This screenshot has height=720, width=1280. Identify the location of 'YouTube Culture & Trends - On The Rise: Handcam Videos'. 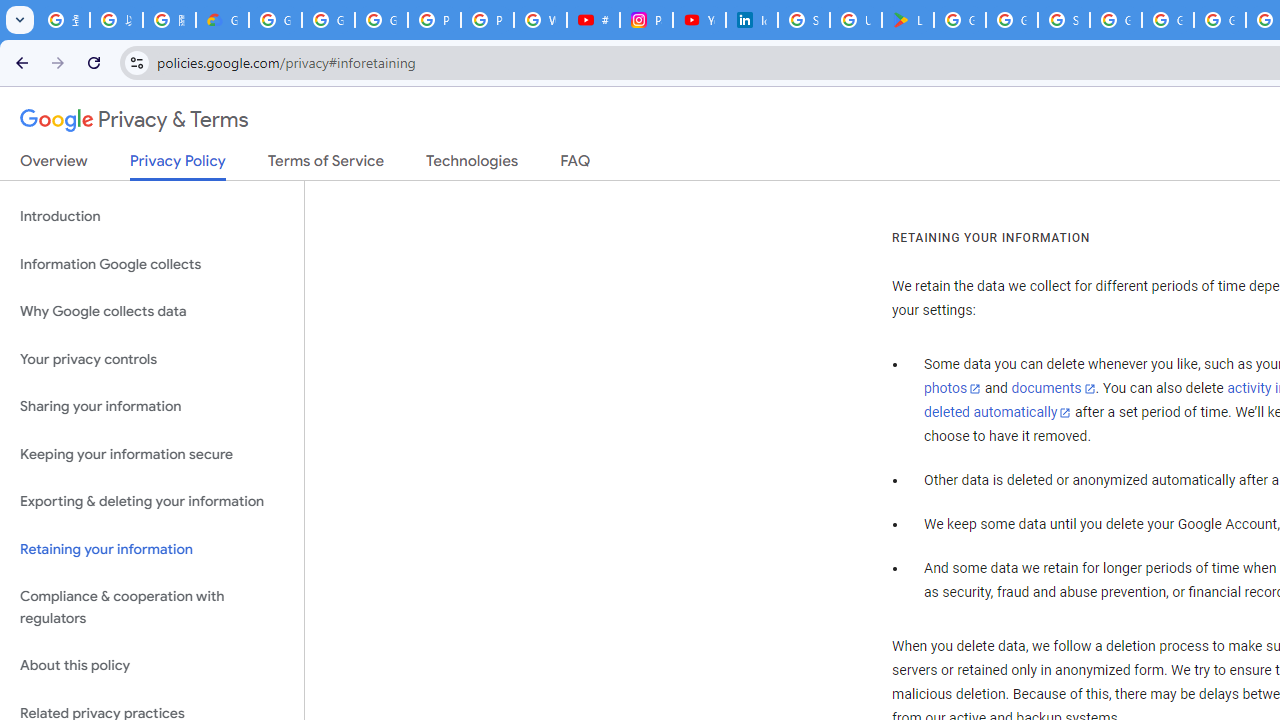
(699, 20).